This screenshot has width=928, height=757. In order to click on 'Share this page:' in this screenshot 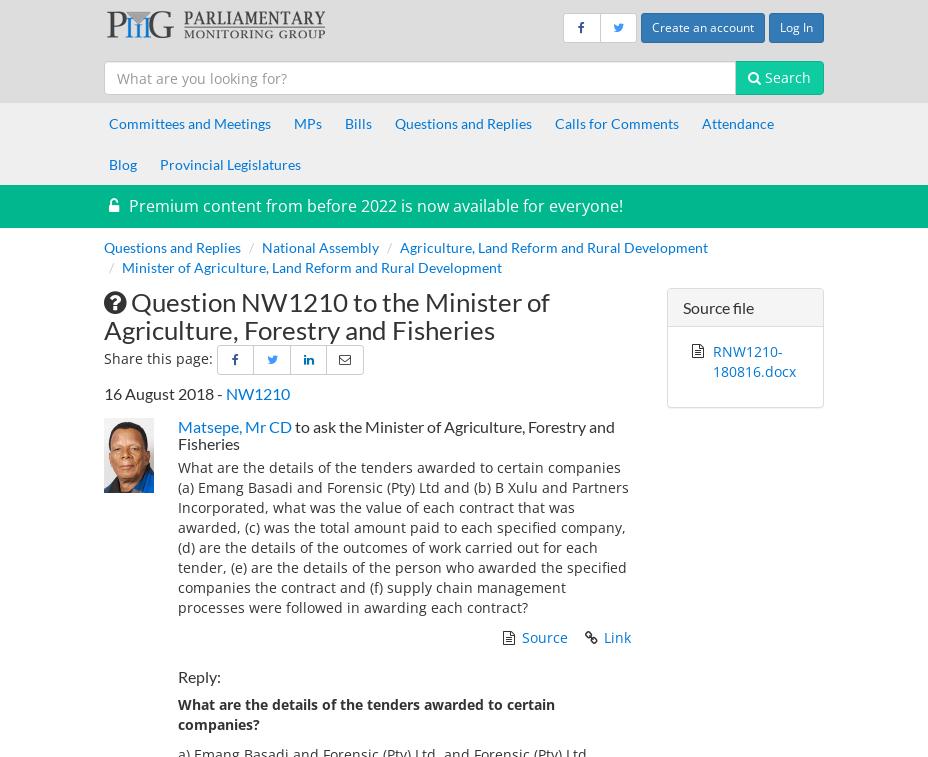, I will do `click(103, 356)`.